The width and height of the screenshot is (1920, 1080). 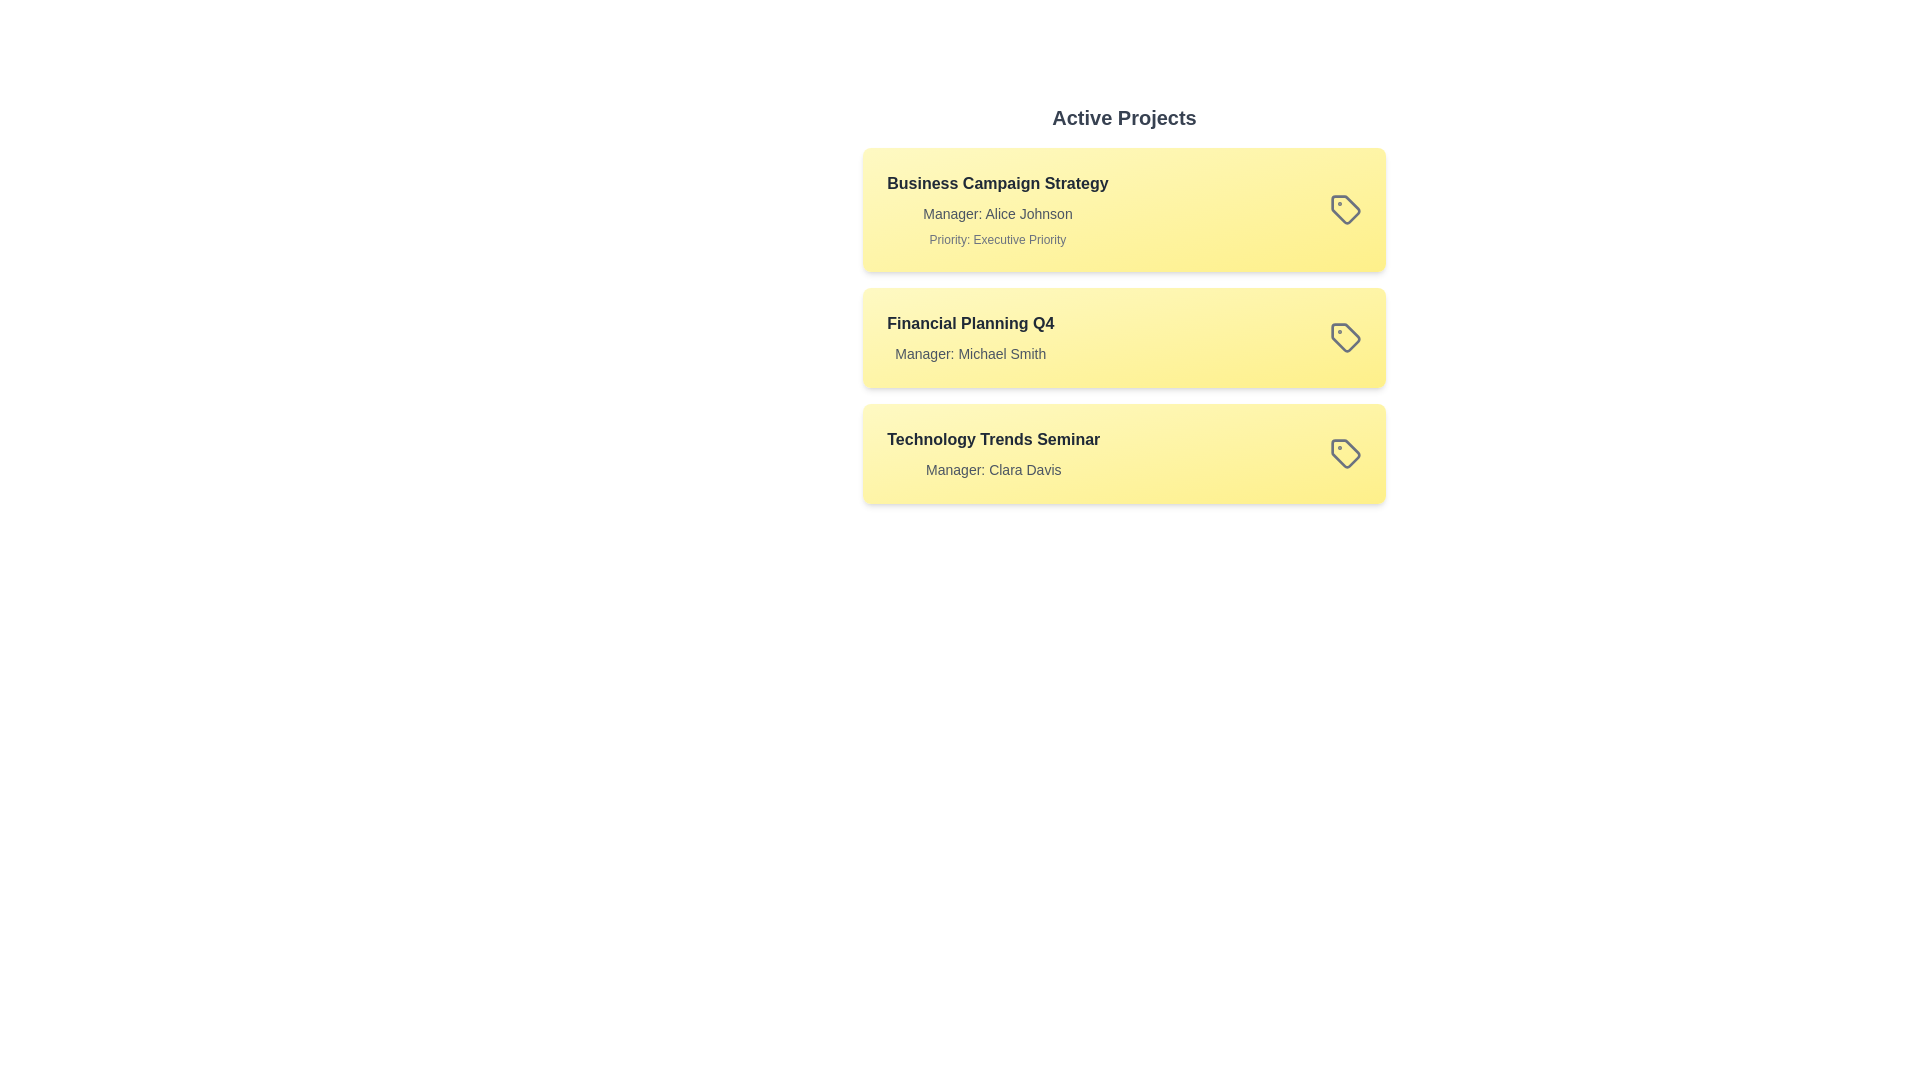 I want to click on the project titled 'Technology Trends Seminar' to observe visual feedback, so click(x=1124, y=454).